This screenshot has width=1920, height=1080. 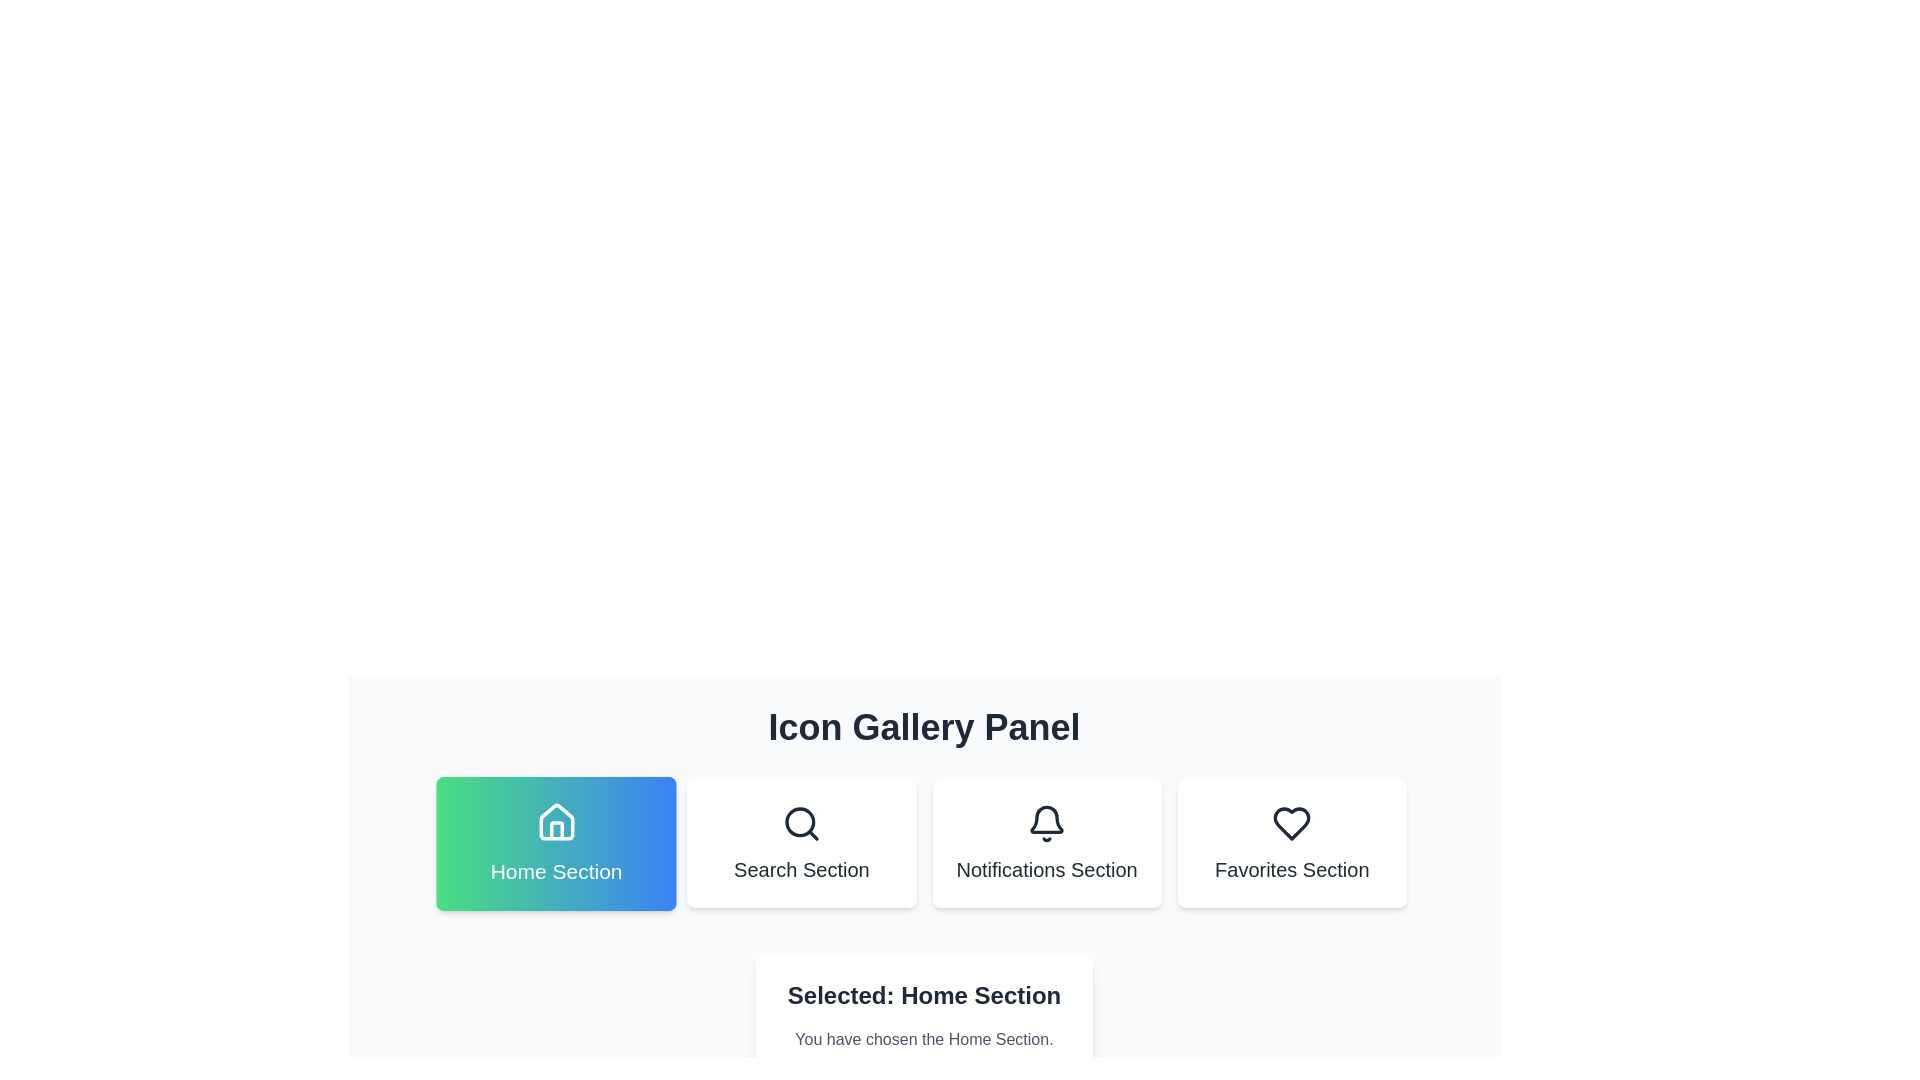 What do you see at coordinates (556, 844) in the screenshot?
I see `the 'Home Section' button, which is a rectangular card with a gradient background from green to blue and contains a house icon and the label 'Home Section' in white` at bounding box center [556, 844].